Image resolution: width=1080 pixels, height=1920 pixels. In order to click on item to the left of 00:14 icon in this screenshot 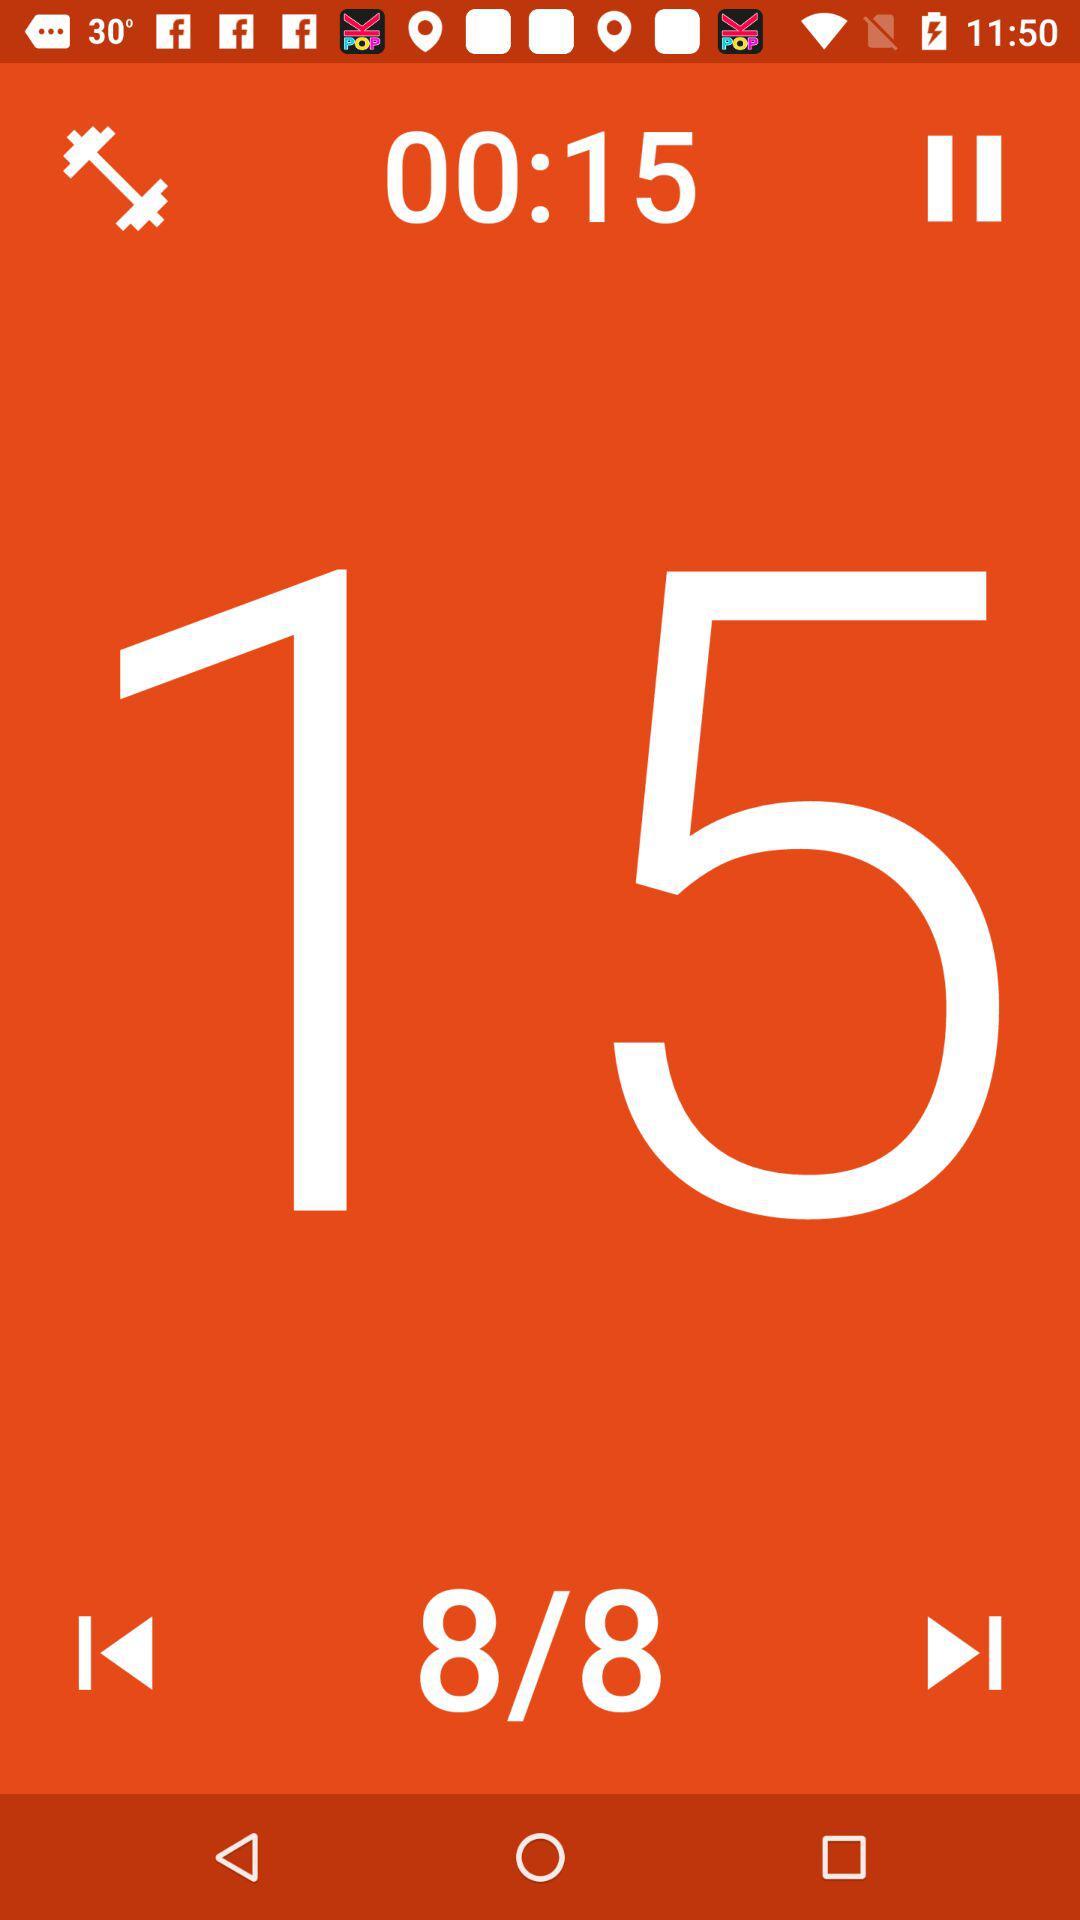, I will do `click(115, 178)`.